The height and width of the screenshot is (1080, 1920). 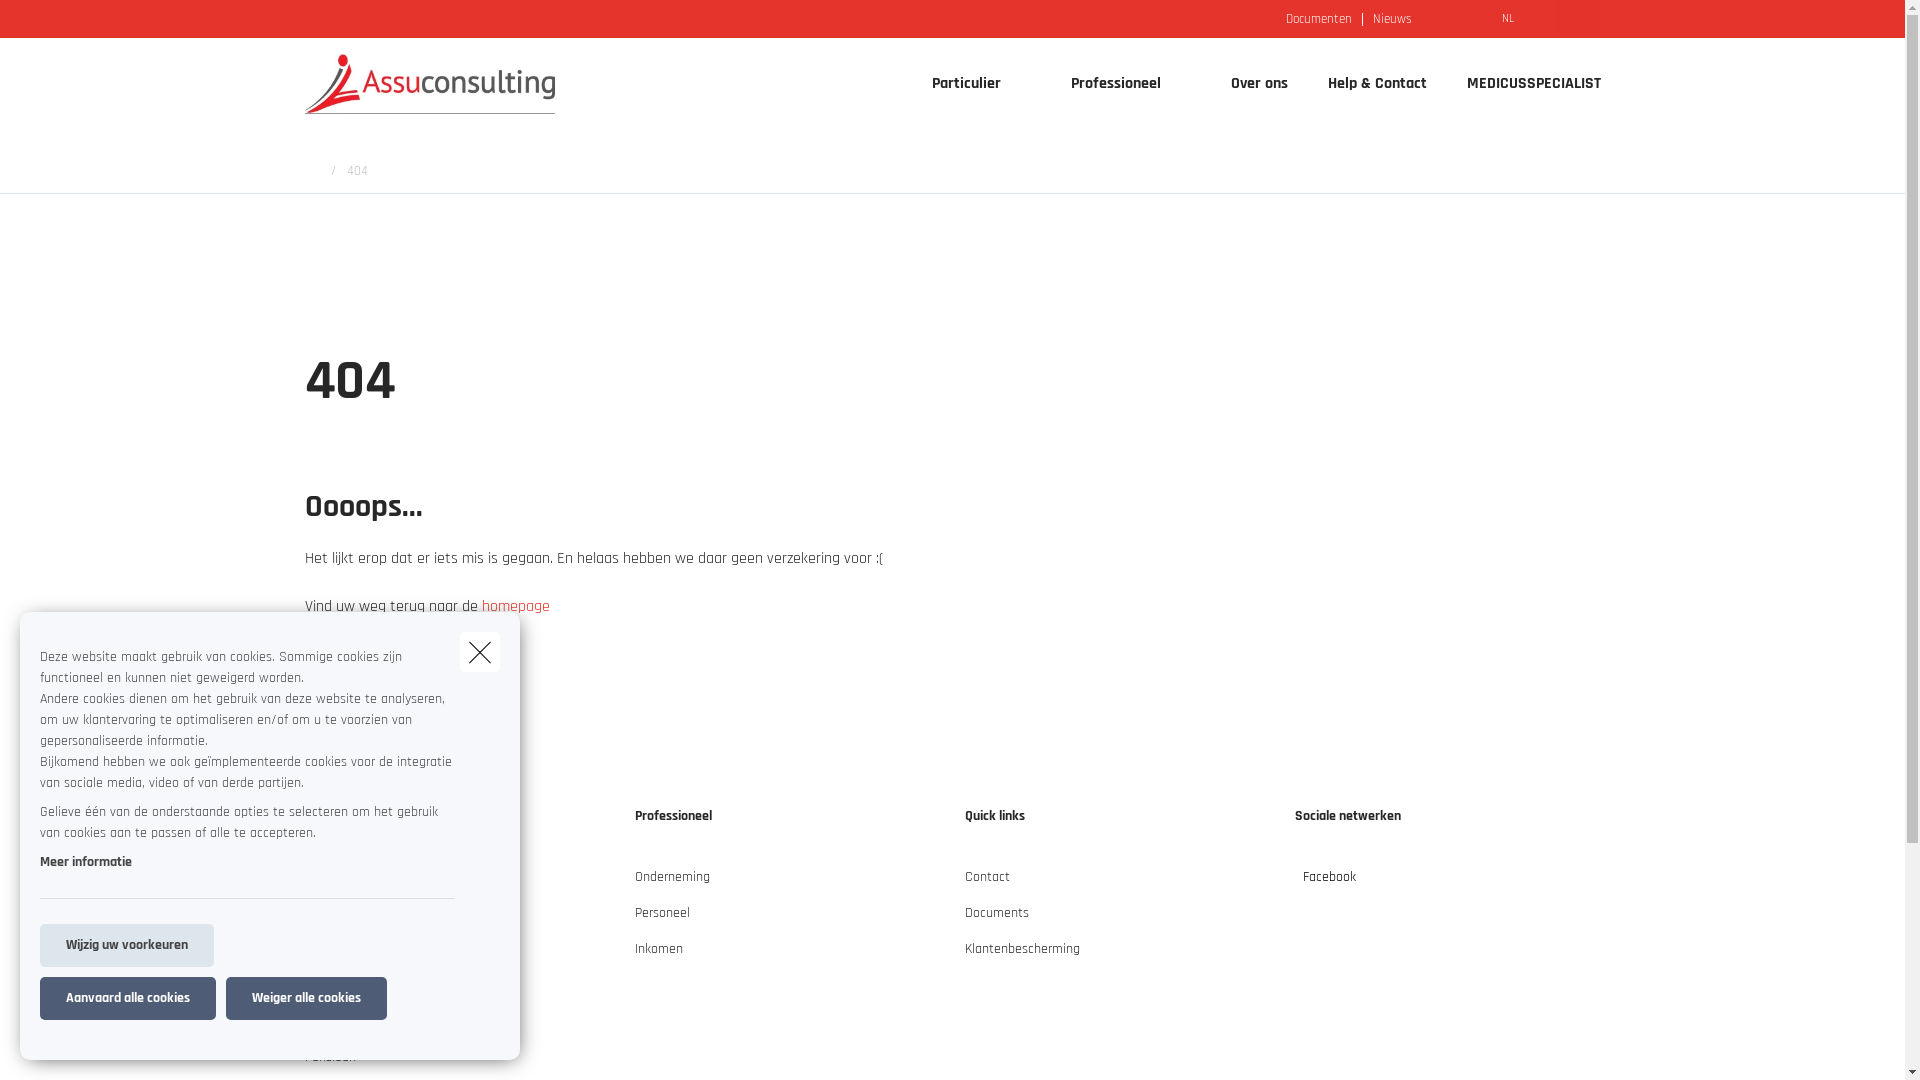 I want to click on 'Over ons', so click(x=1257, y=83).